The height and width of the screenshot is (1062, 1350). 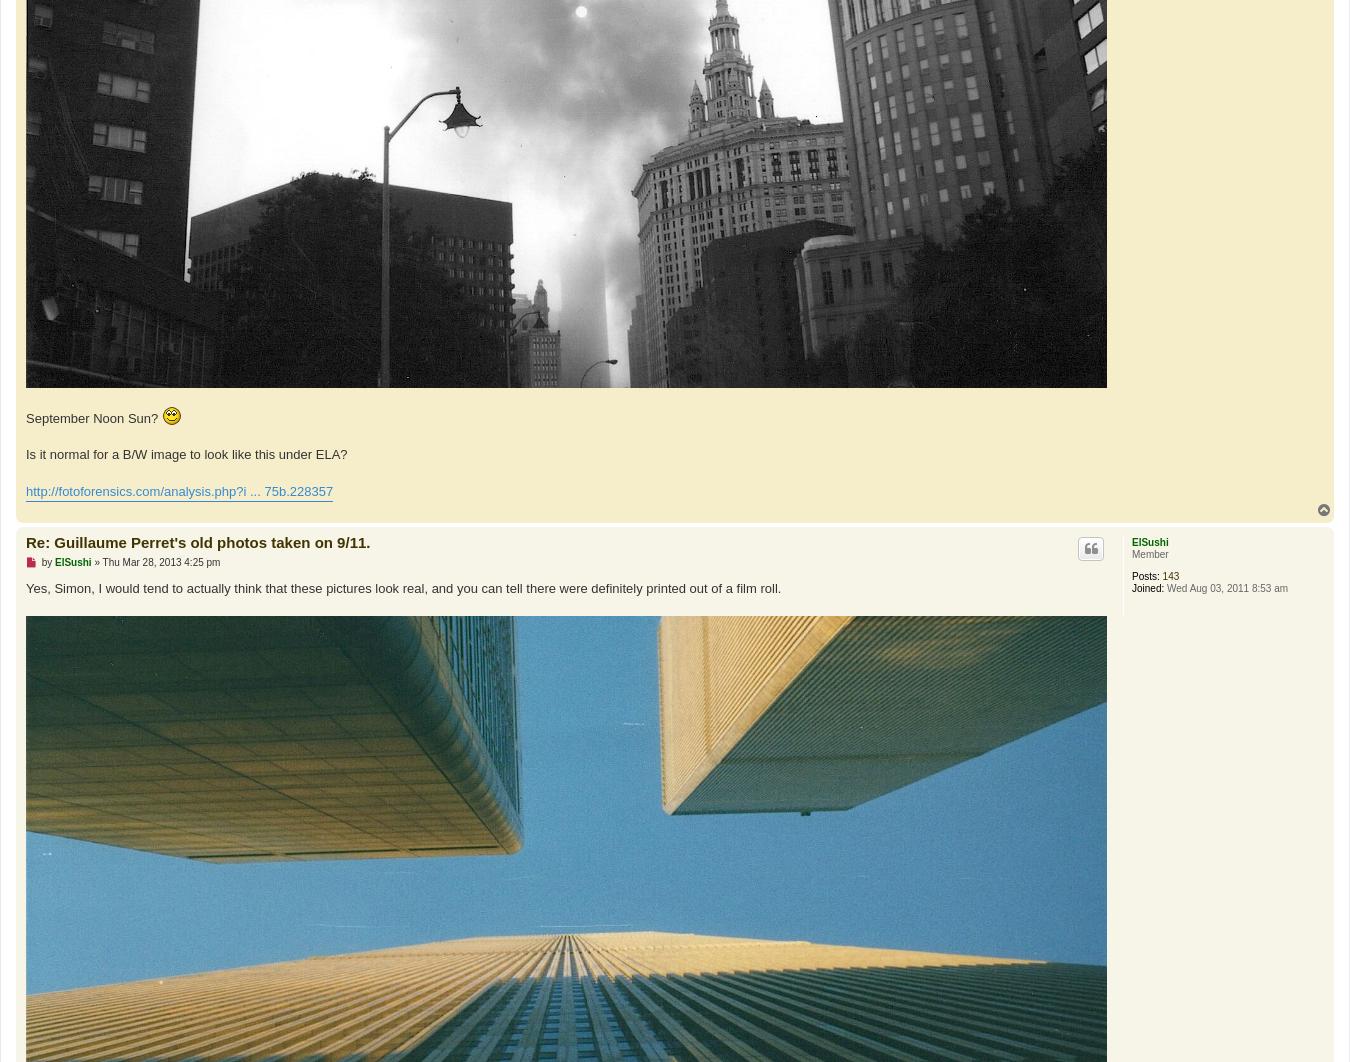 What do you see at coordinates (179, 489) in the screenshot?
I see `'http://fotoforensics.com/analysis.php?i ... 75b.228357'` at bounding box center [179, 489].